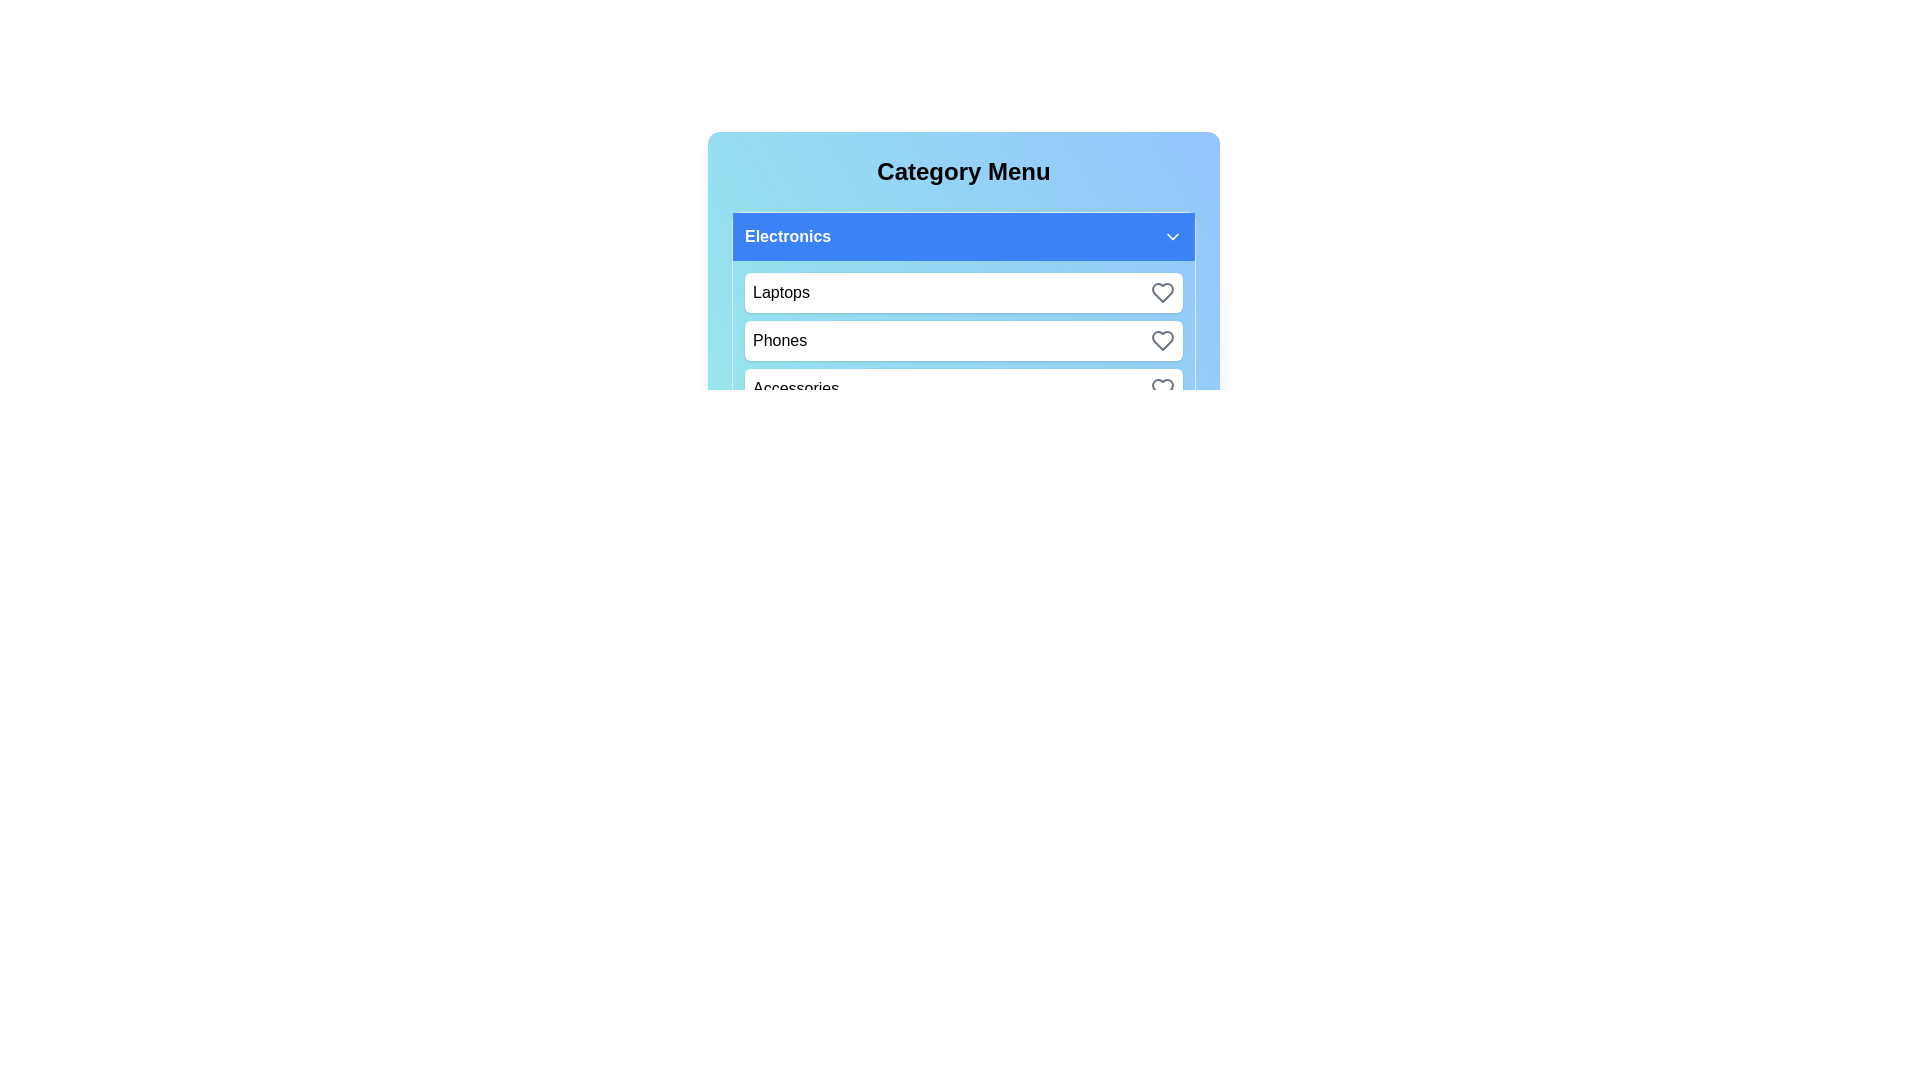 The width and height of the screenshot is (1920, 1080). What do you see at coordinates (964, 315) in the screenshot?
I see `the 'Phones' category list item, which is the second item in a vertical list within a dropdown structure` at bounding box center [964, 315].